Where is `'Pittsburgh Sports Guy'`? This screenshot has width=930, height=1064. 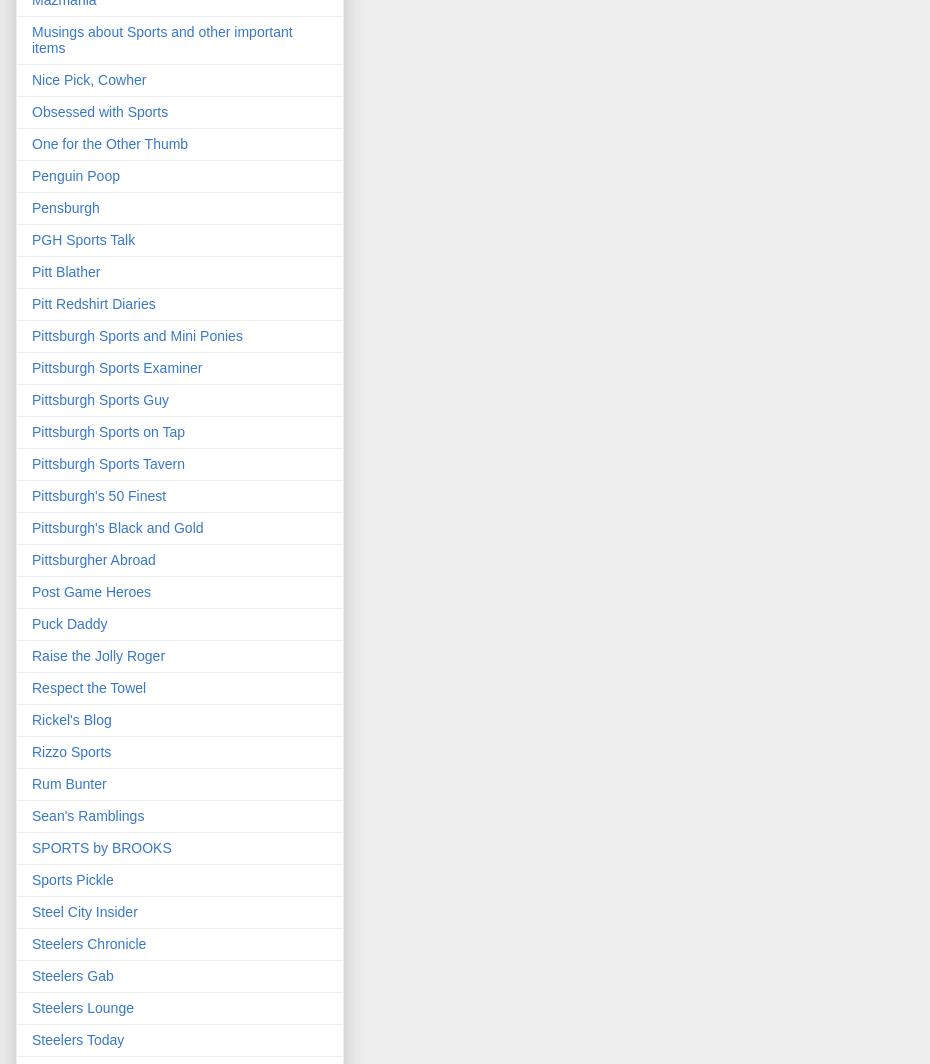
'Pittsburgh Sports Guy' is located at coordinates (99, 399).